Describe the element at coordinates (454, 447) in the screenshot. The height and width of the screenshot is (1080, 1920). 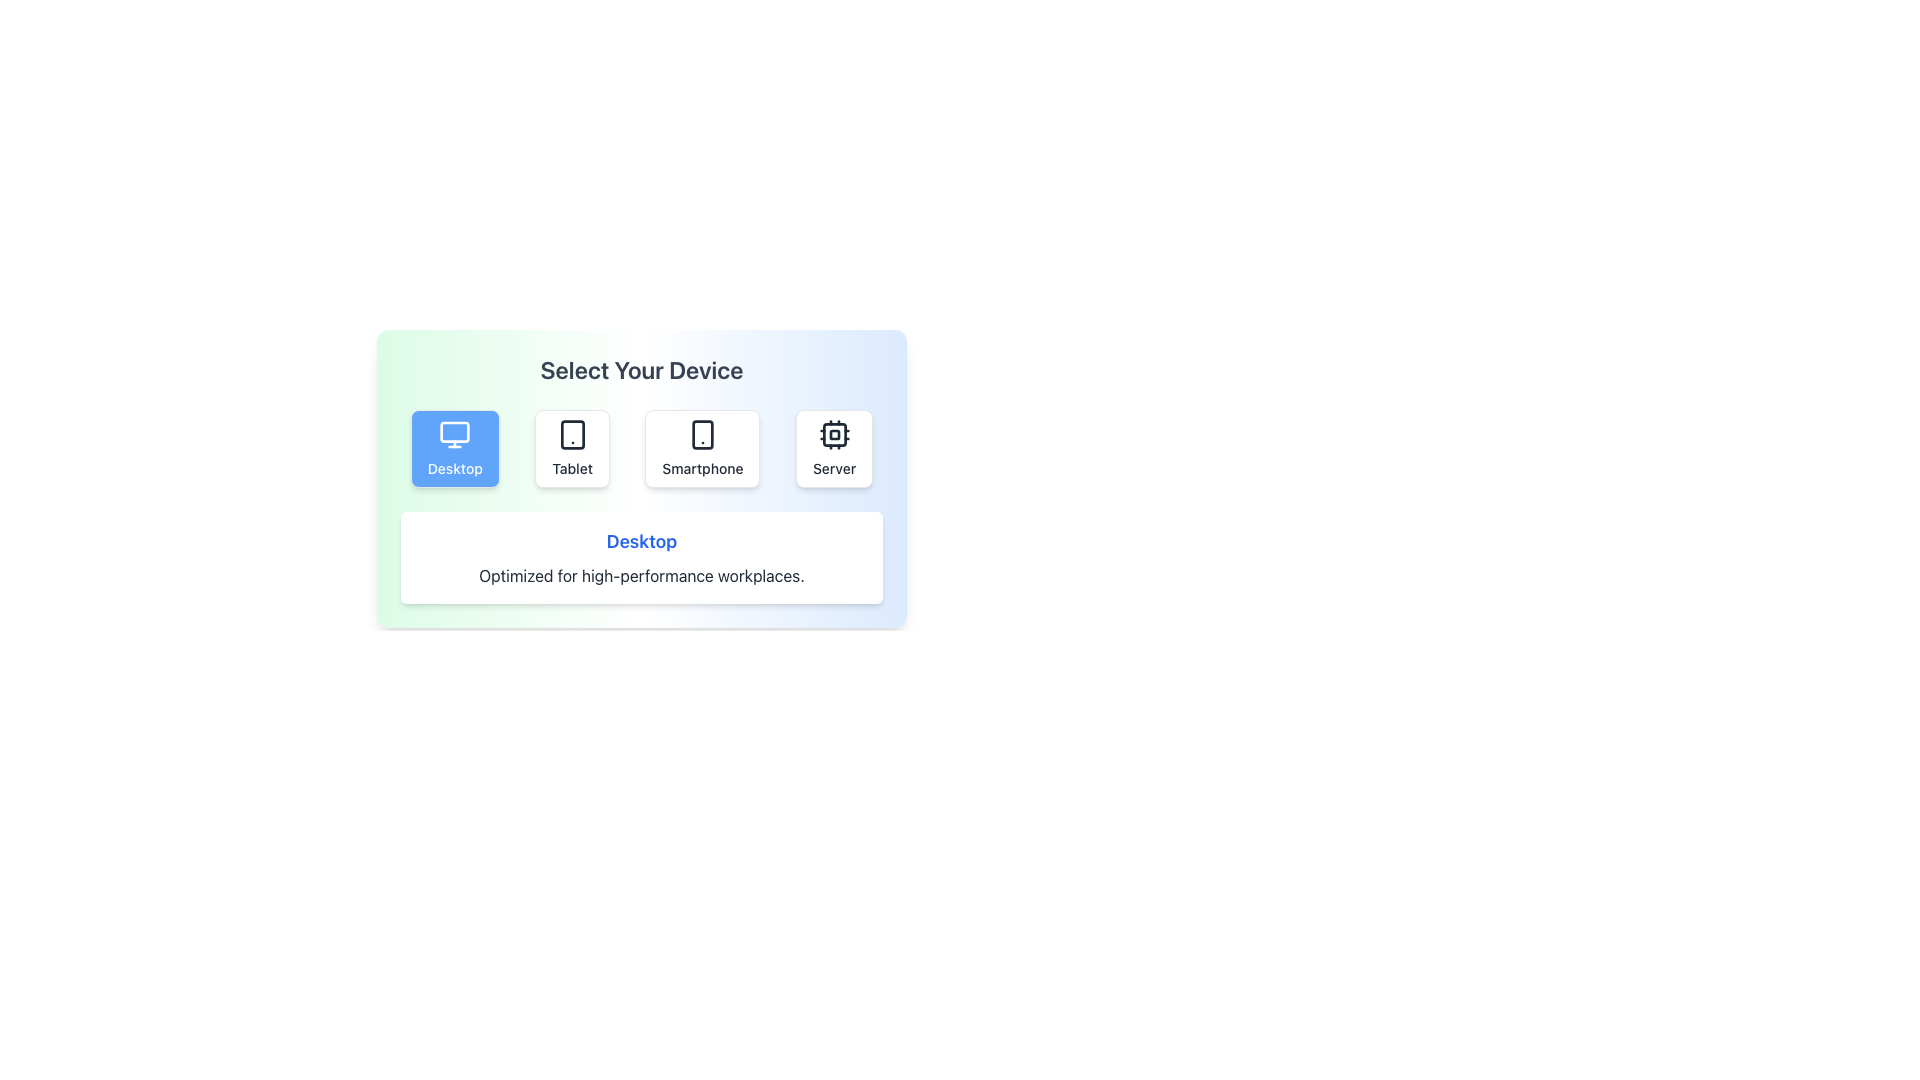
I see `the 'Desktop' device type button, which is the first option under the 'Select Your Device' section` at that location.